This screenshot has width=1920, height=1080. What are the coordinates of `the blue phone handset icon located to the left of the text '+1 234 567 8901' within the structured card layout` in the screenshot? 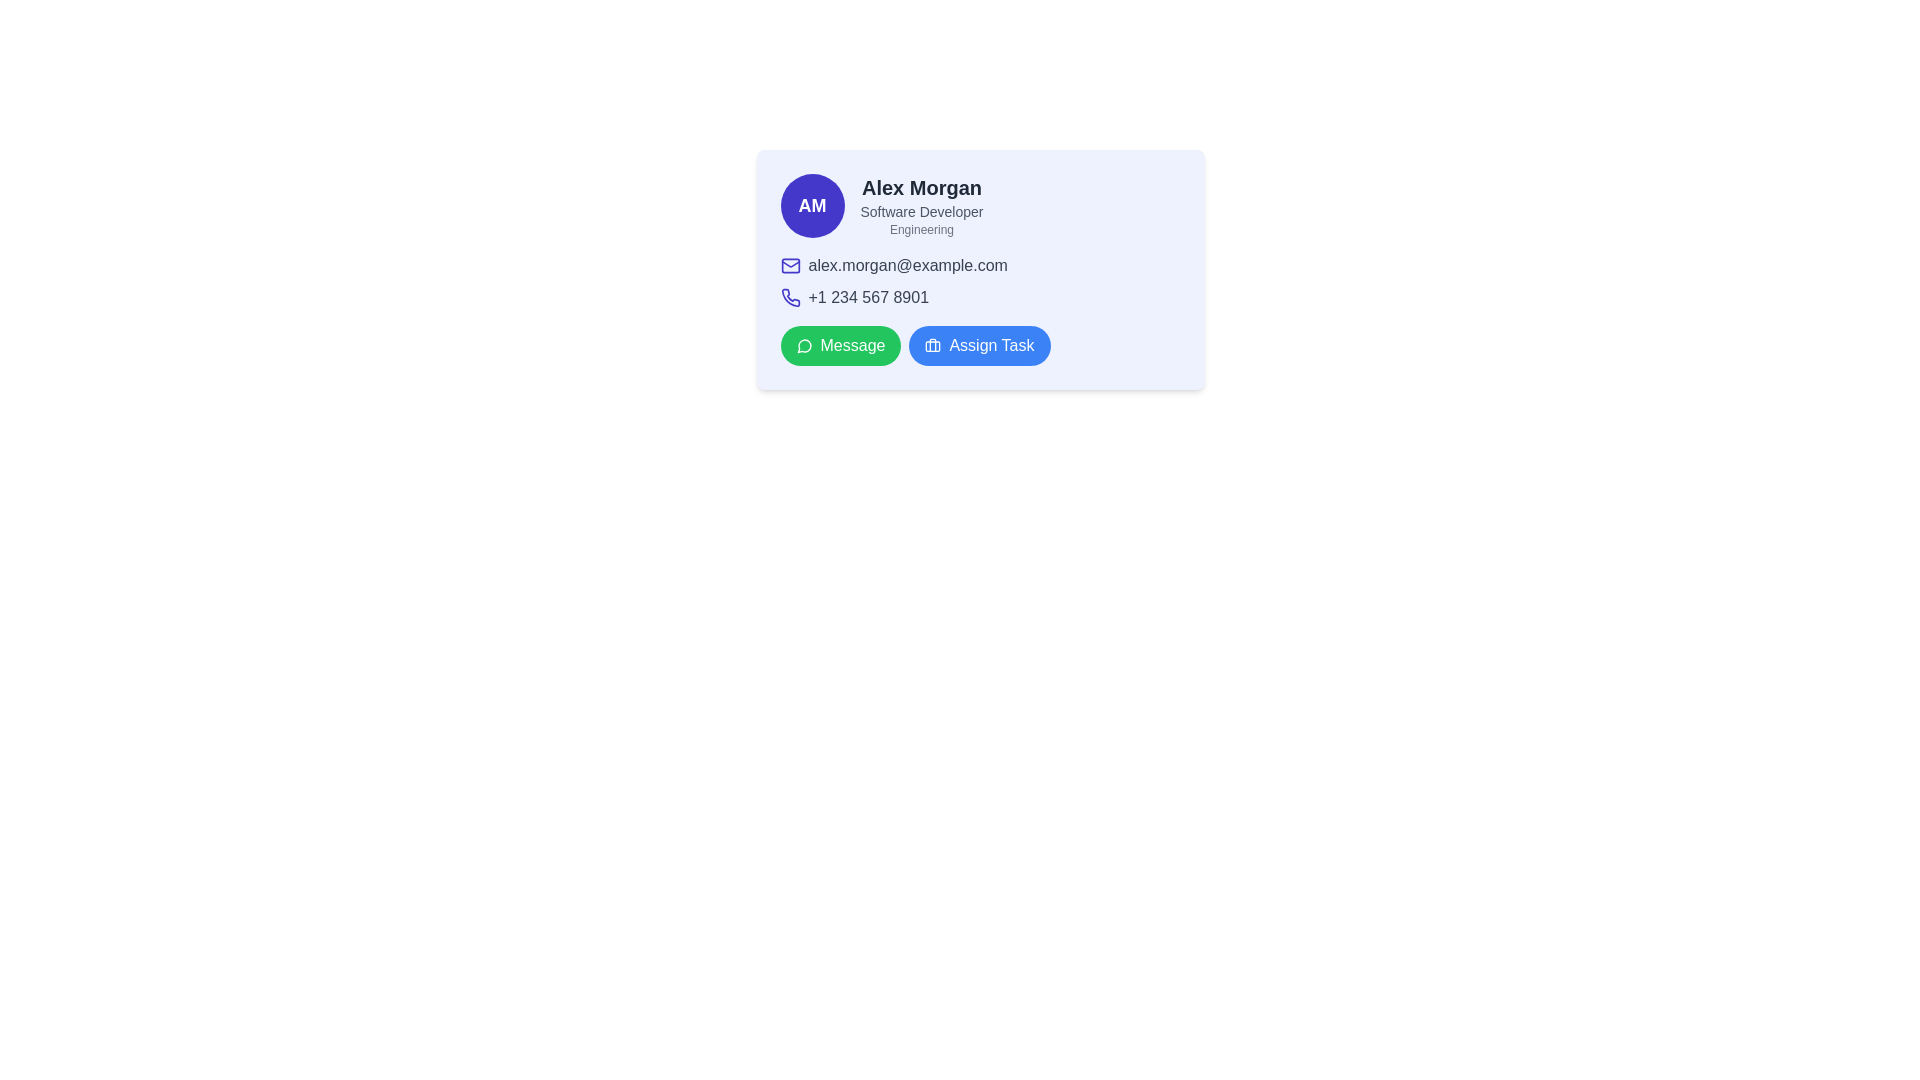 It's located at (789, 297).